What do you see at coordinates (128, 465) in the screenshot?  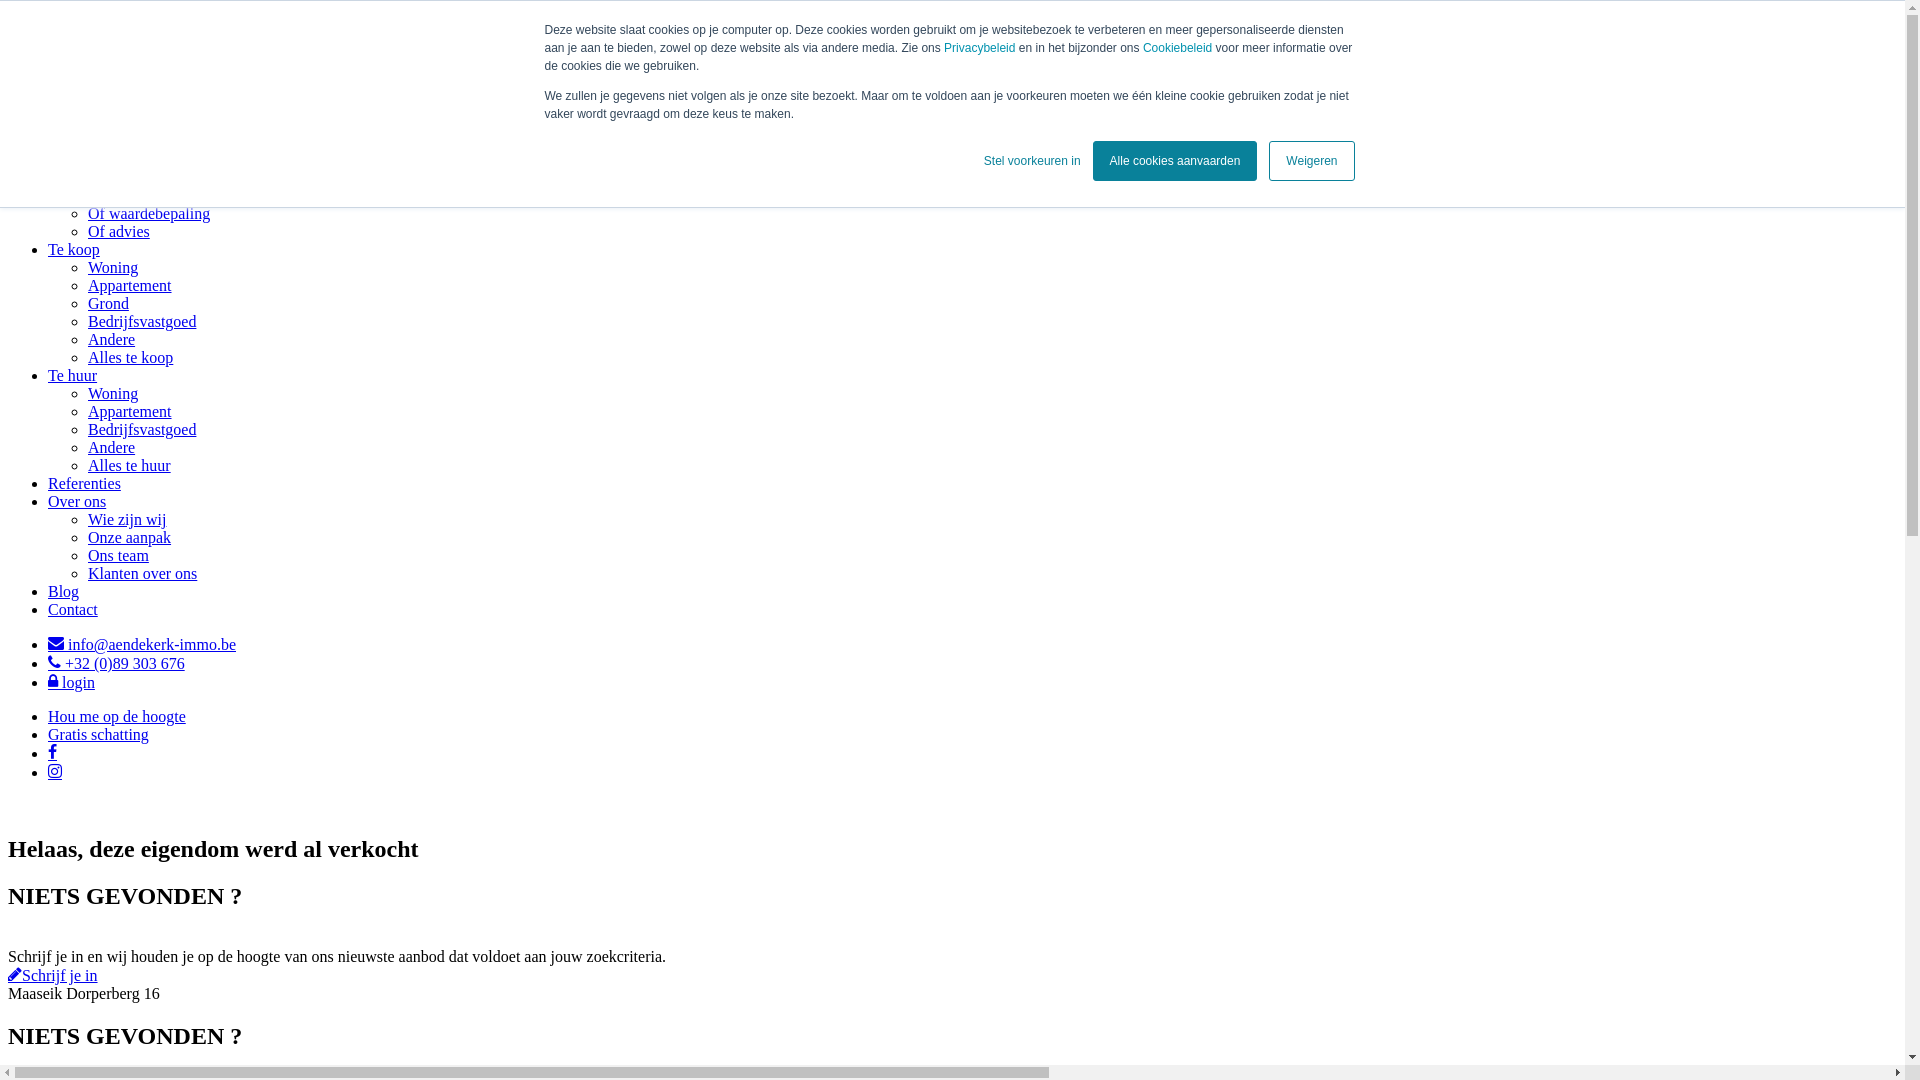 I see `'Alles te huur'` at bounding box center [128, 465].